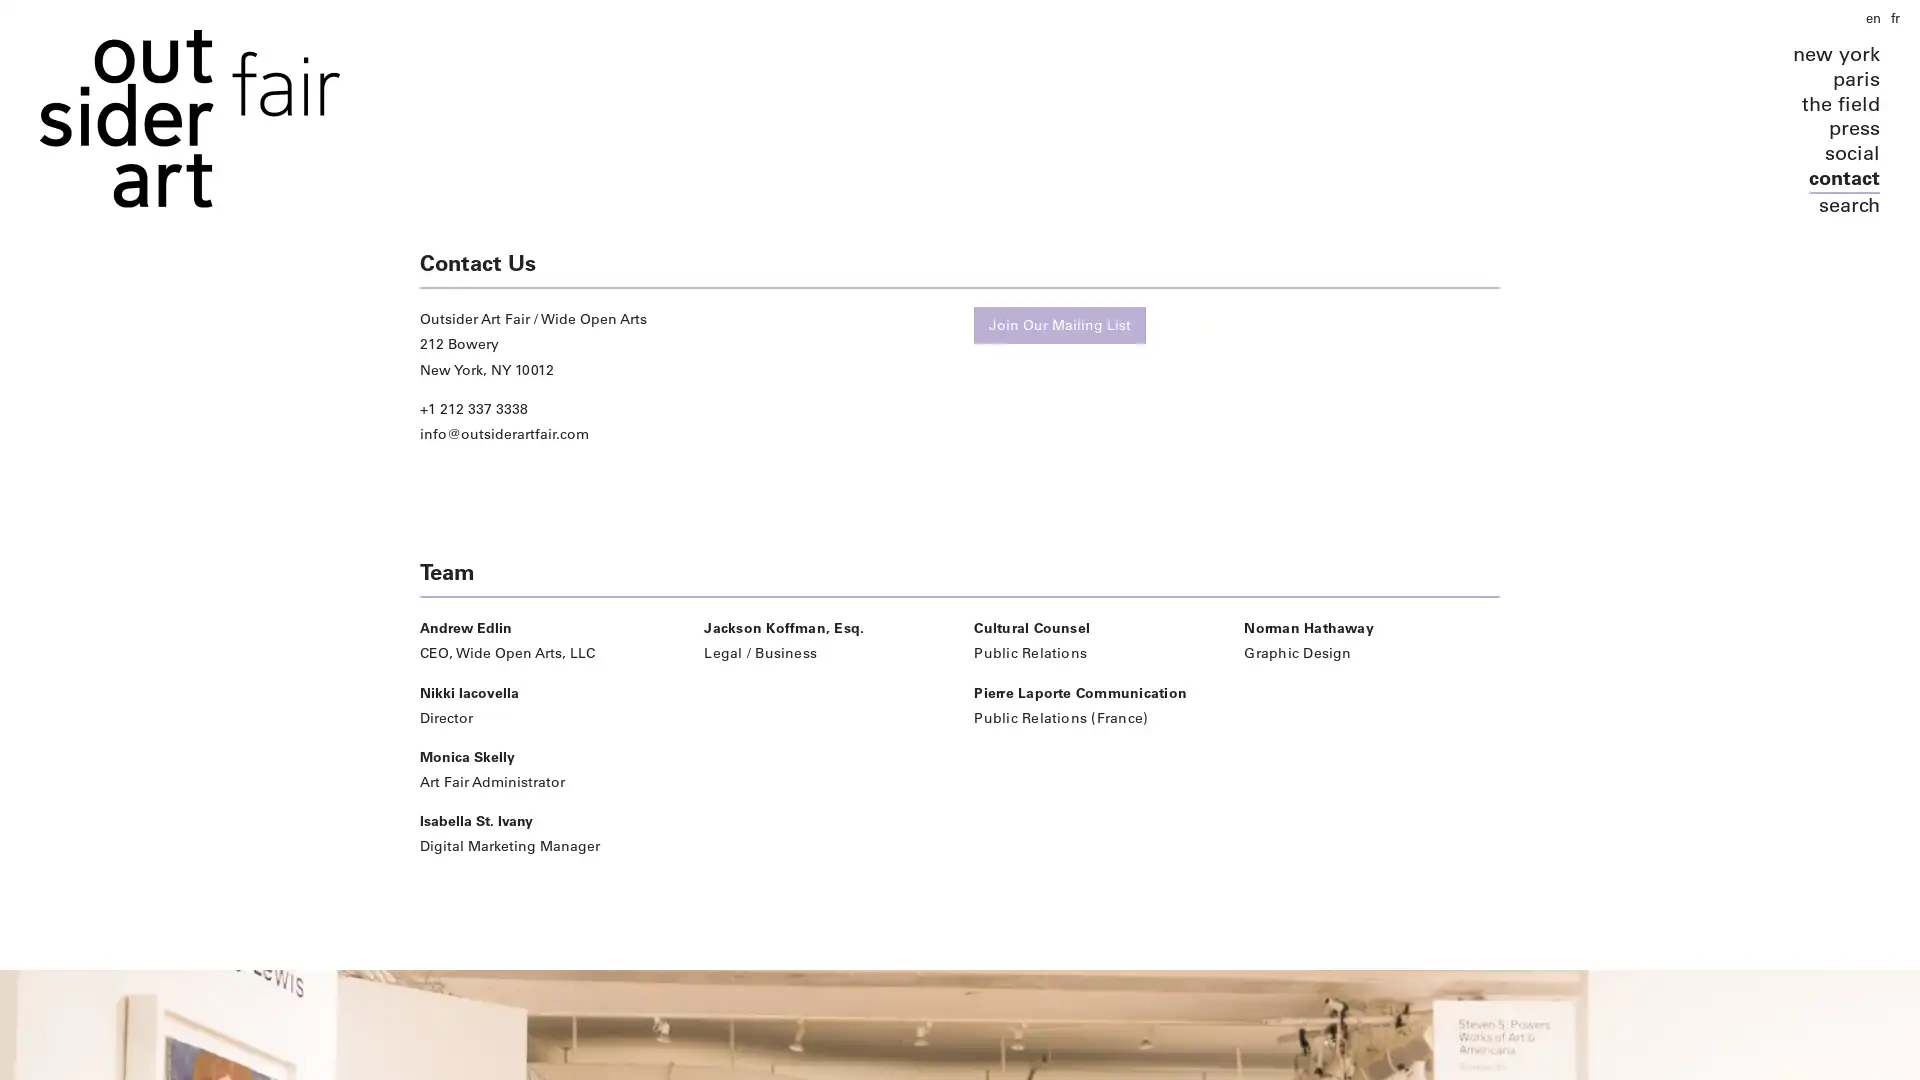  What do you see at coordinates (1059, 324) in the screenshot?
I see `Join Our Mailing List` at bounding box center [1059, 324].